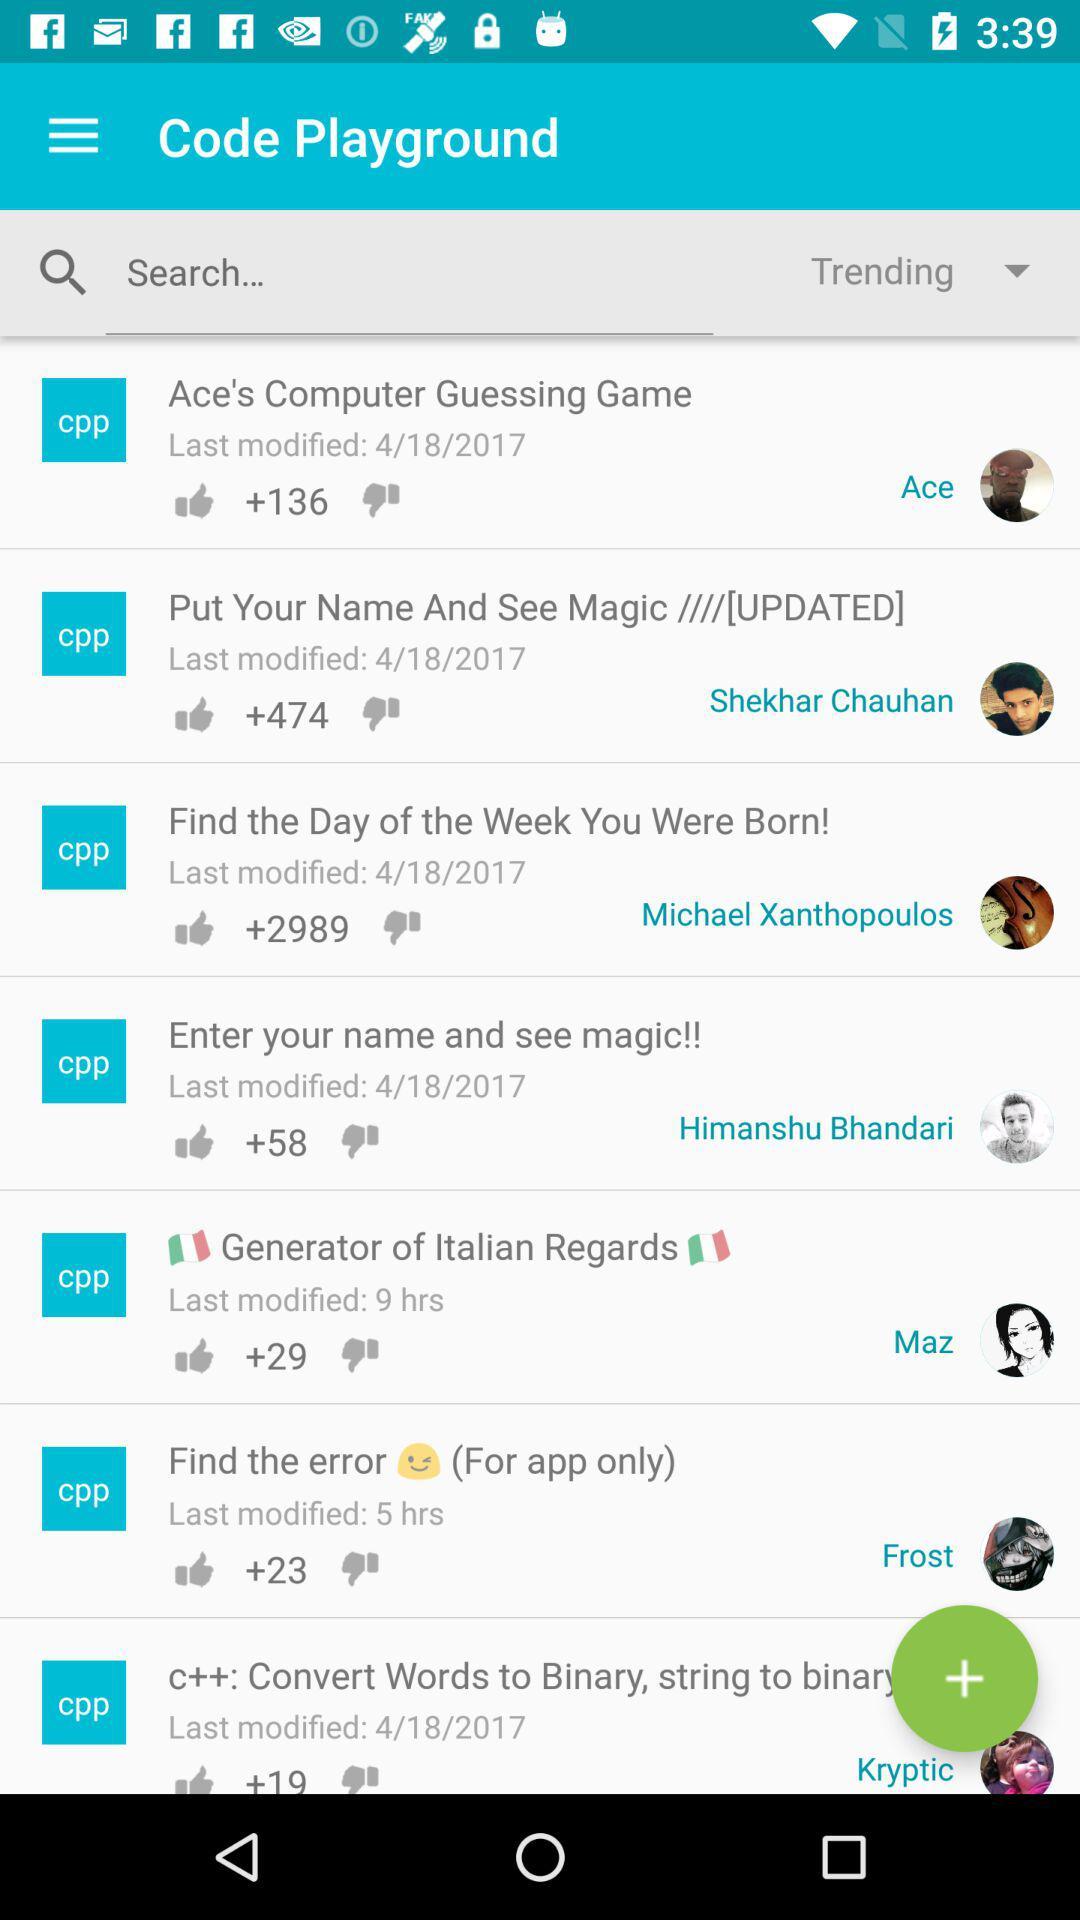 Image resolution: width=1080 pixels, height=1920 pixels. What do you see at coordinates (408, 270) in the screenshot?
I see `area to input search terms` at bounding box center [408, 270].